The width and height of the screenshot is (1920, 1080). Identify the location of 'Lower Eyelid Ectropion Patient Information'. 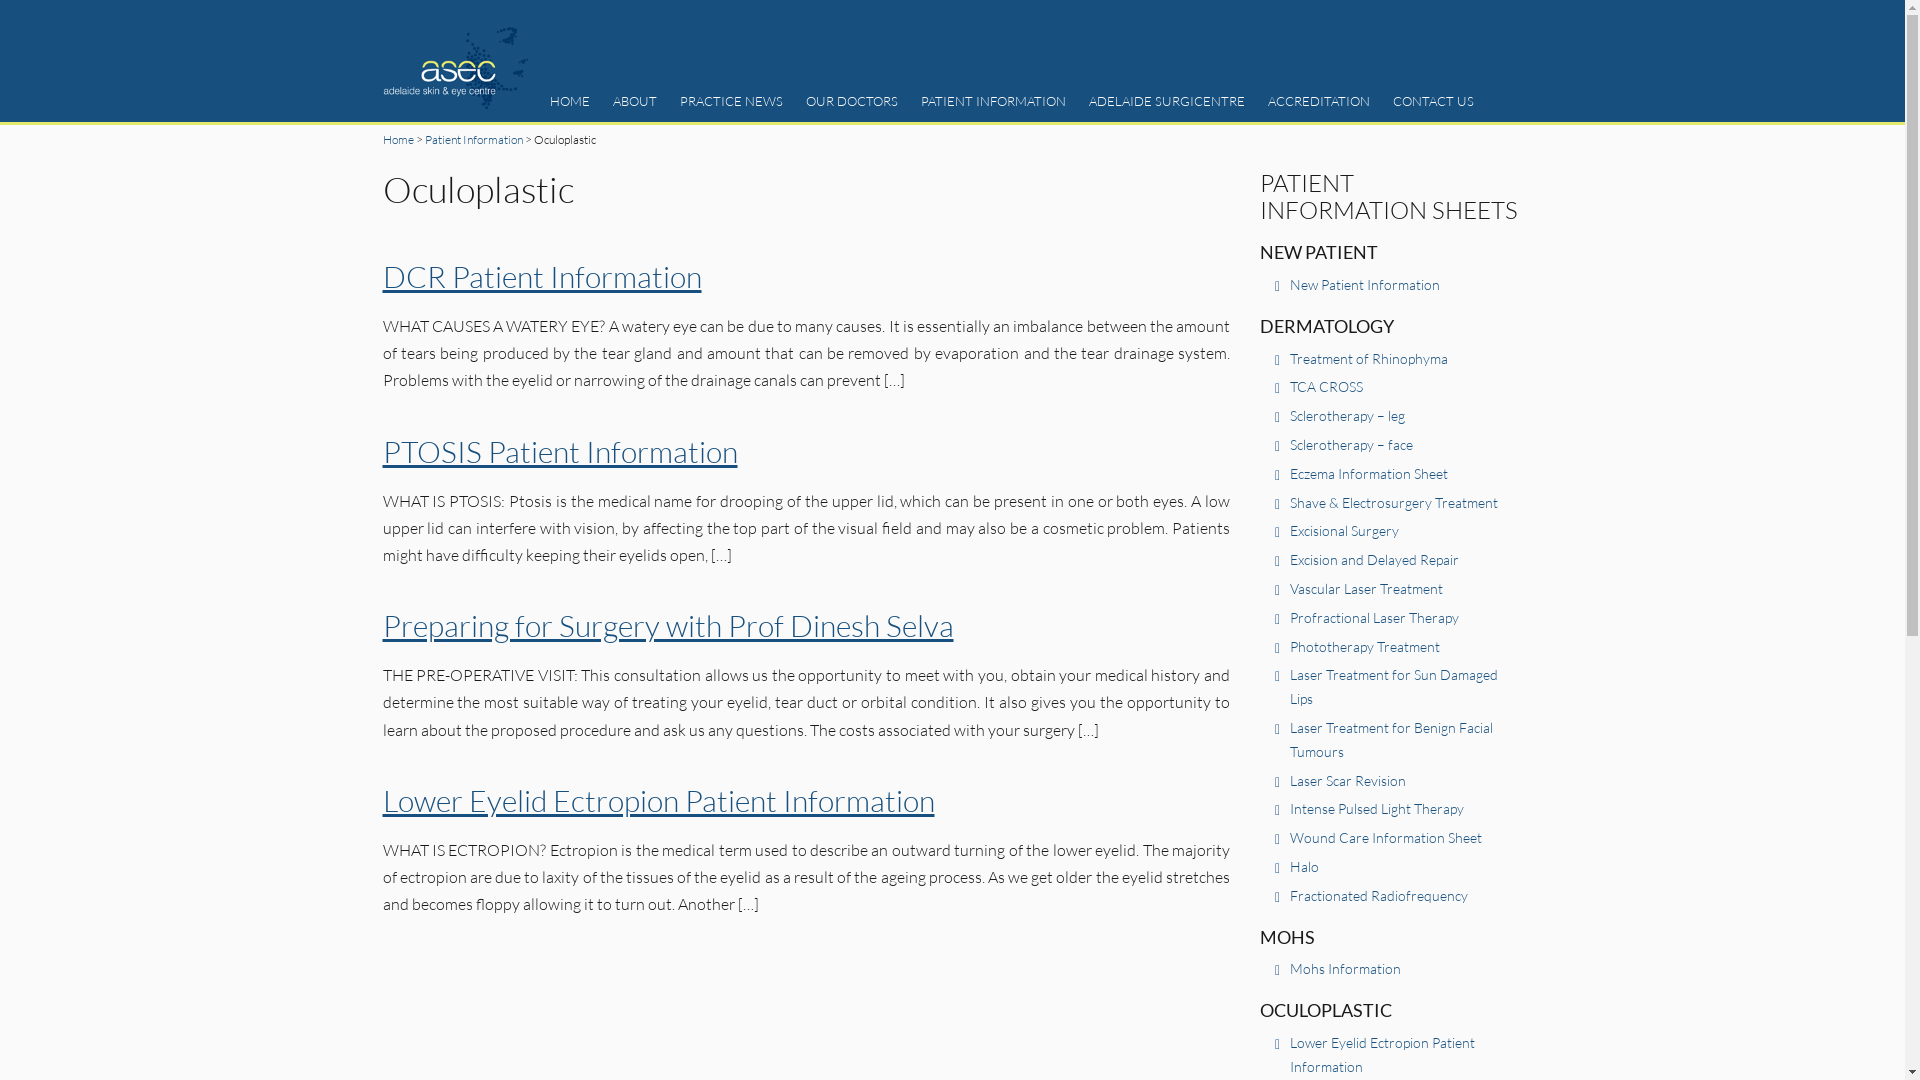
(382, 799).